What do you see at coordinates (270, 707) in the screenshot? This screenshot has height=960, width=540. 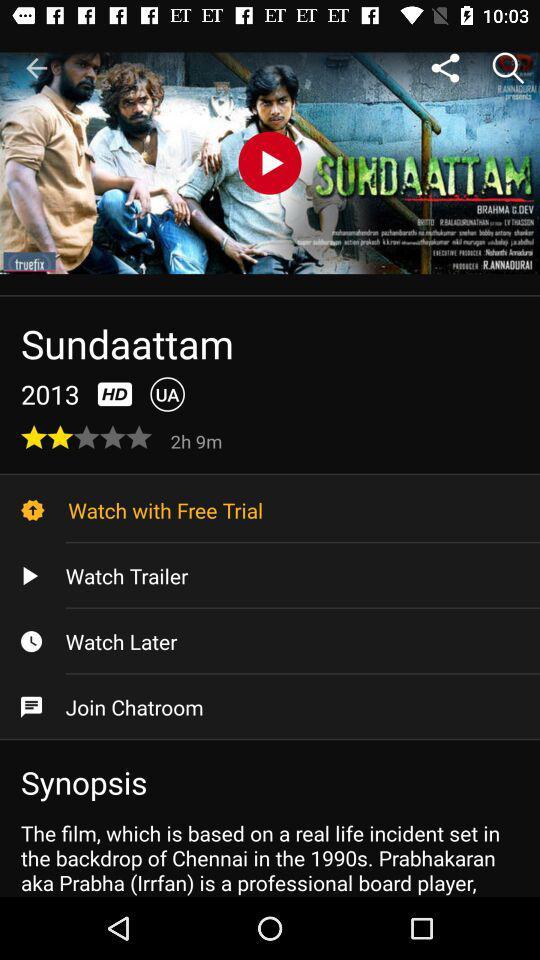 I see `the icon above synopsis item` at bounding box center [270, 707].